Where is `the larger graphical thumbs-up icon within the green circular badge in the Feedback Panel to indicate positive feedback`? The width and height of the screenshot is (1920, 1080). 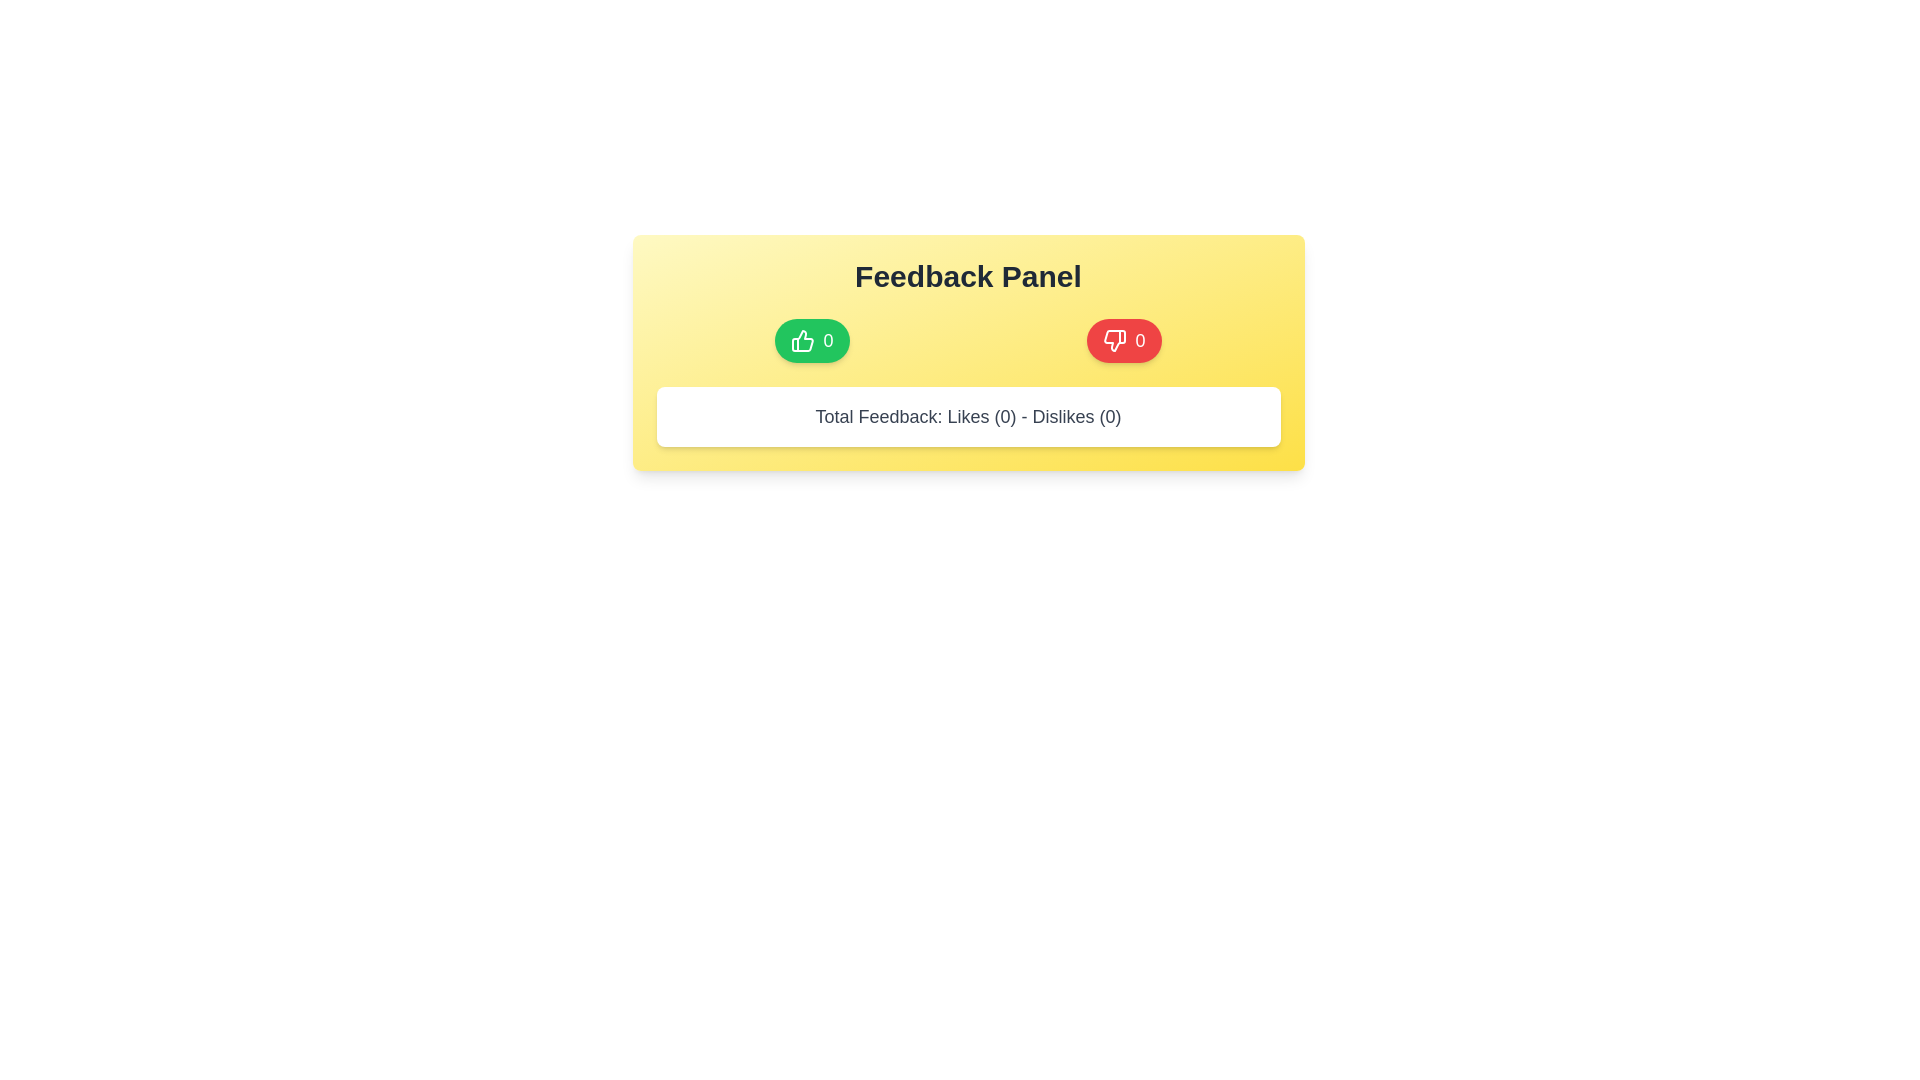 the larger graphical thumbs-up icon within the green circular badge in the Feedback Panel to indicate positive feedback is located at coordinates (803, 339).